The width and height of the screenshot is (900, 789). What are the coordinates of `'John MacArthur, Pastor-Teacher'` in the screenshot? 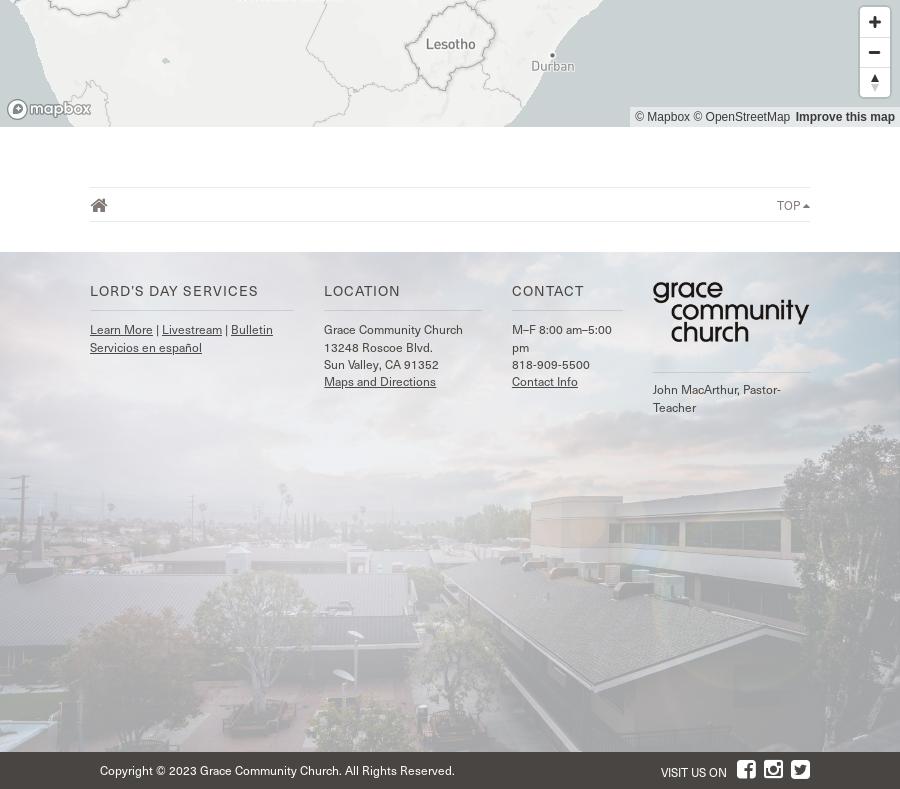 It's located at (715, 397).